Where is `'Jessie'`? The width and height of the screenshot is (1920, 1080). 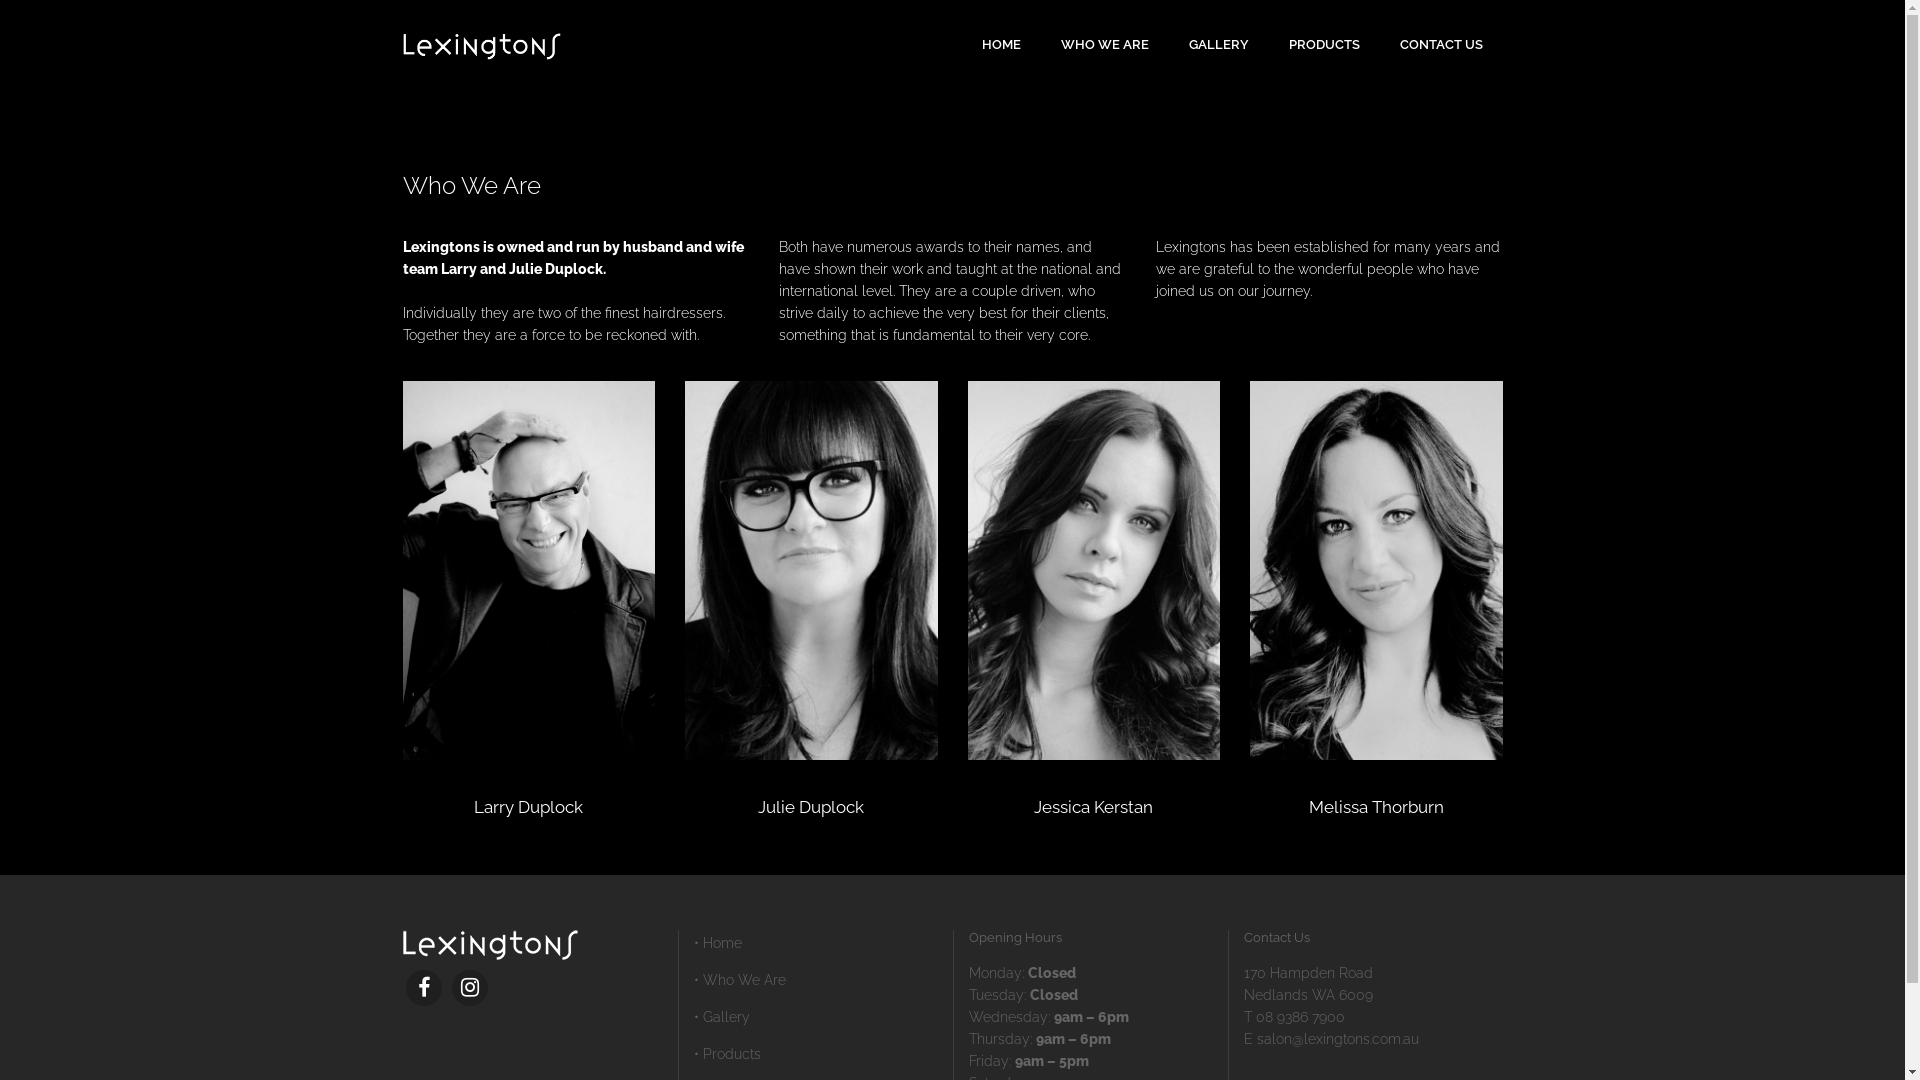 'Jessie' is located at coordinates (1093, 570).